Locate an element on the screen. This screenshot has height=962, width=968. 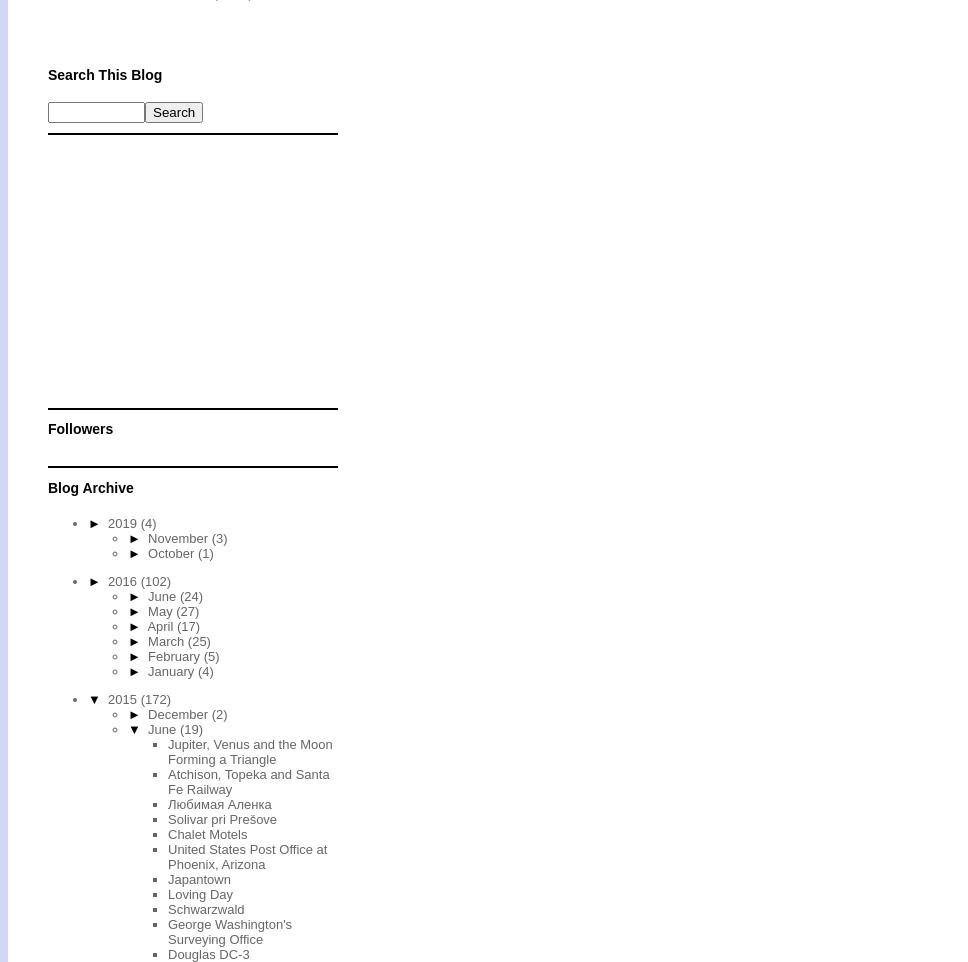
'Atchison, Topeka and Santa Fe Railway' is located at coordinates (248, 780).